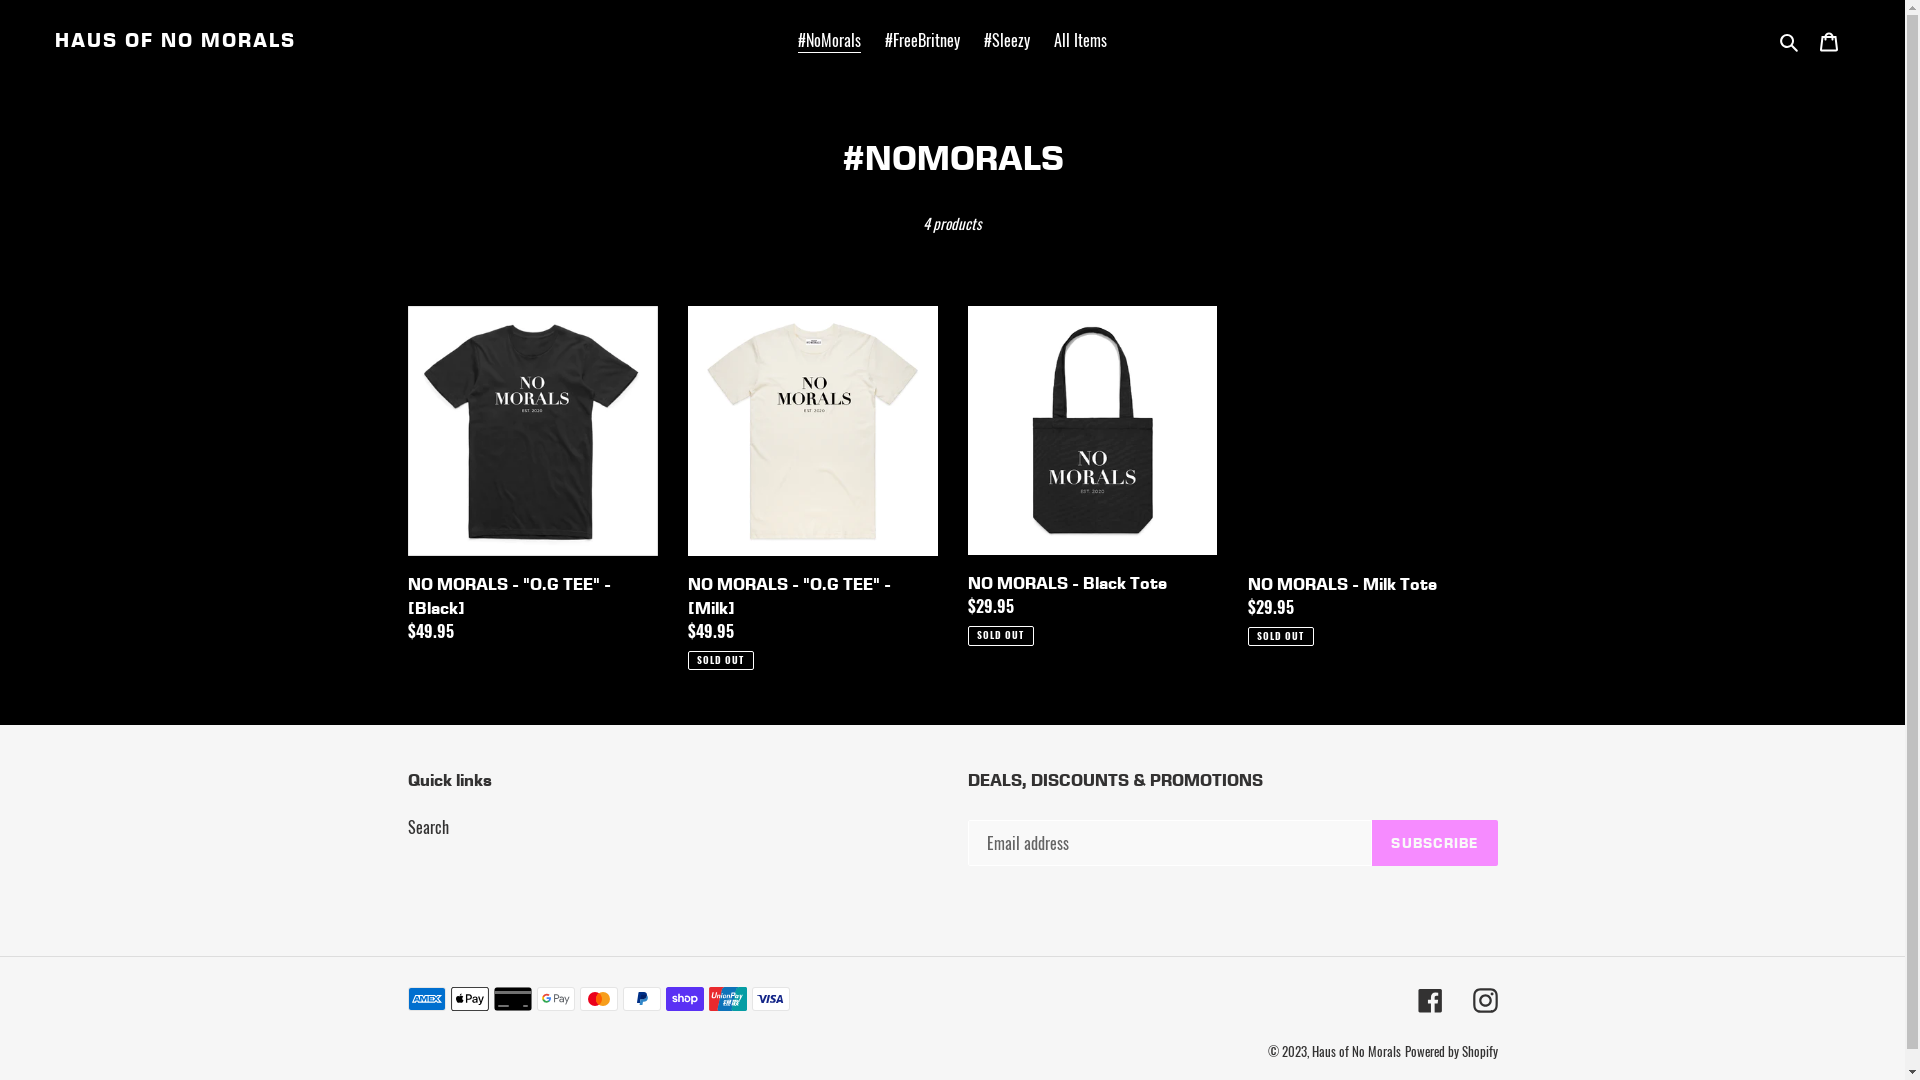 This screenshot has width=1920, height=1080. Describe the element at coordinates (1433, 843) in the screenshot. I see `'SUBSCRIBE'` at that location.